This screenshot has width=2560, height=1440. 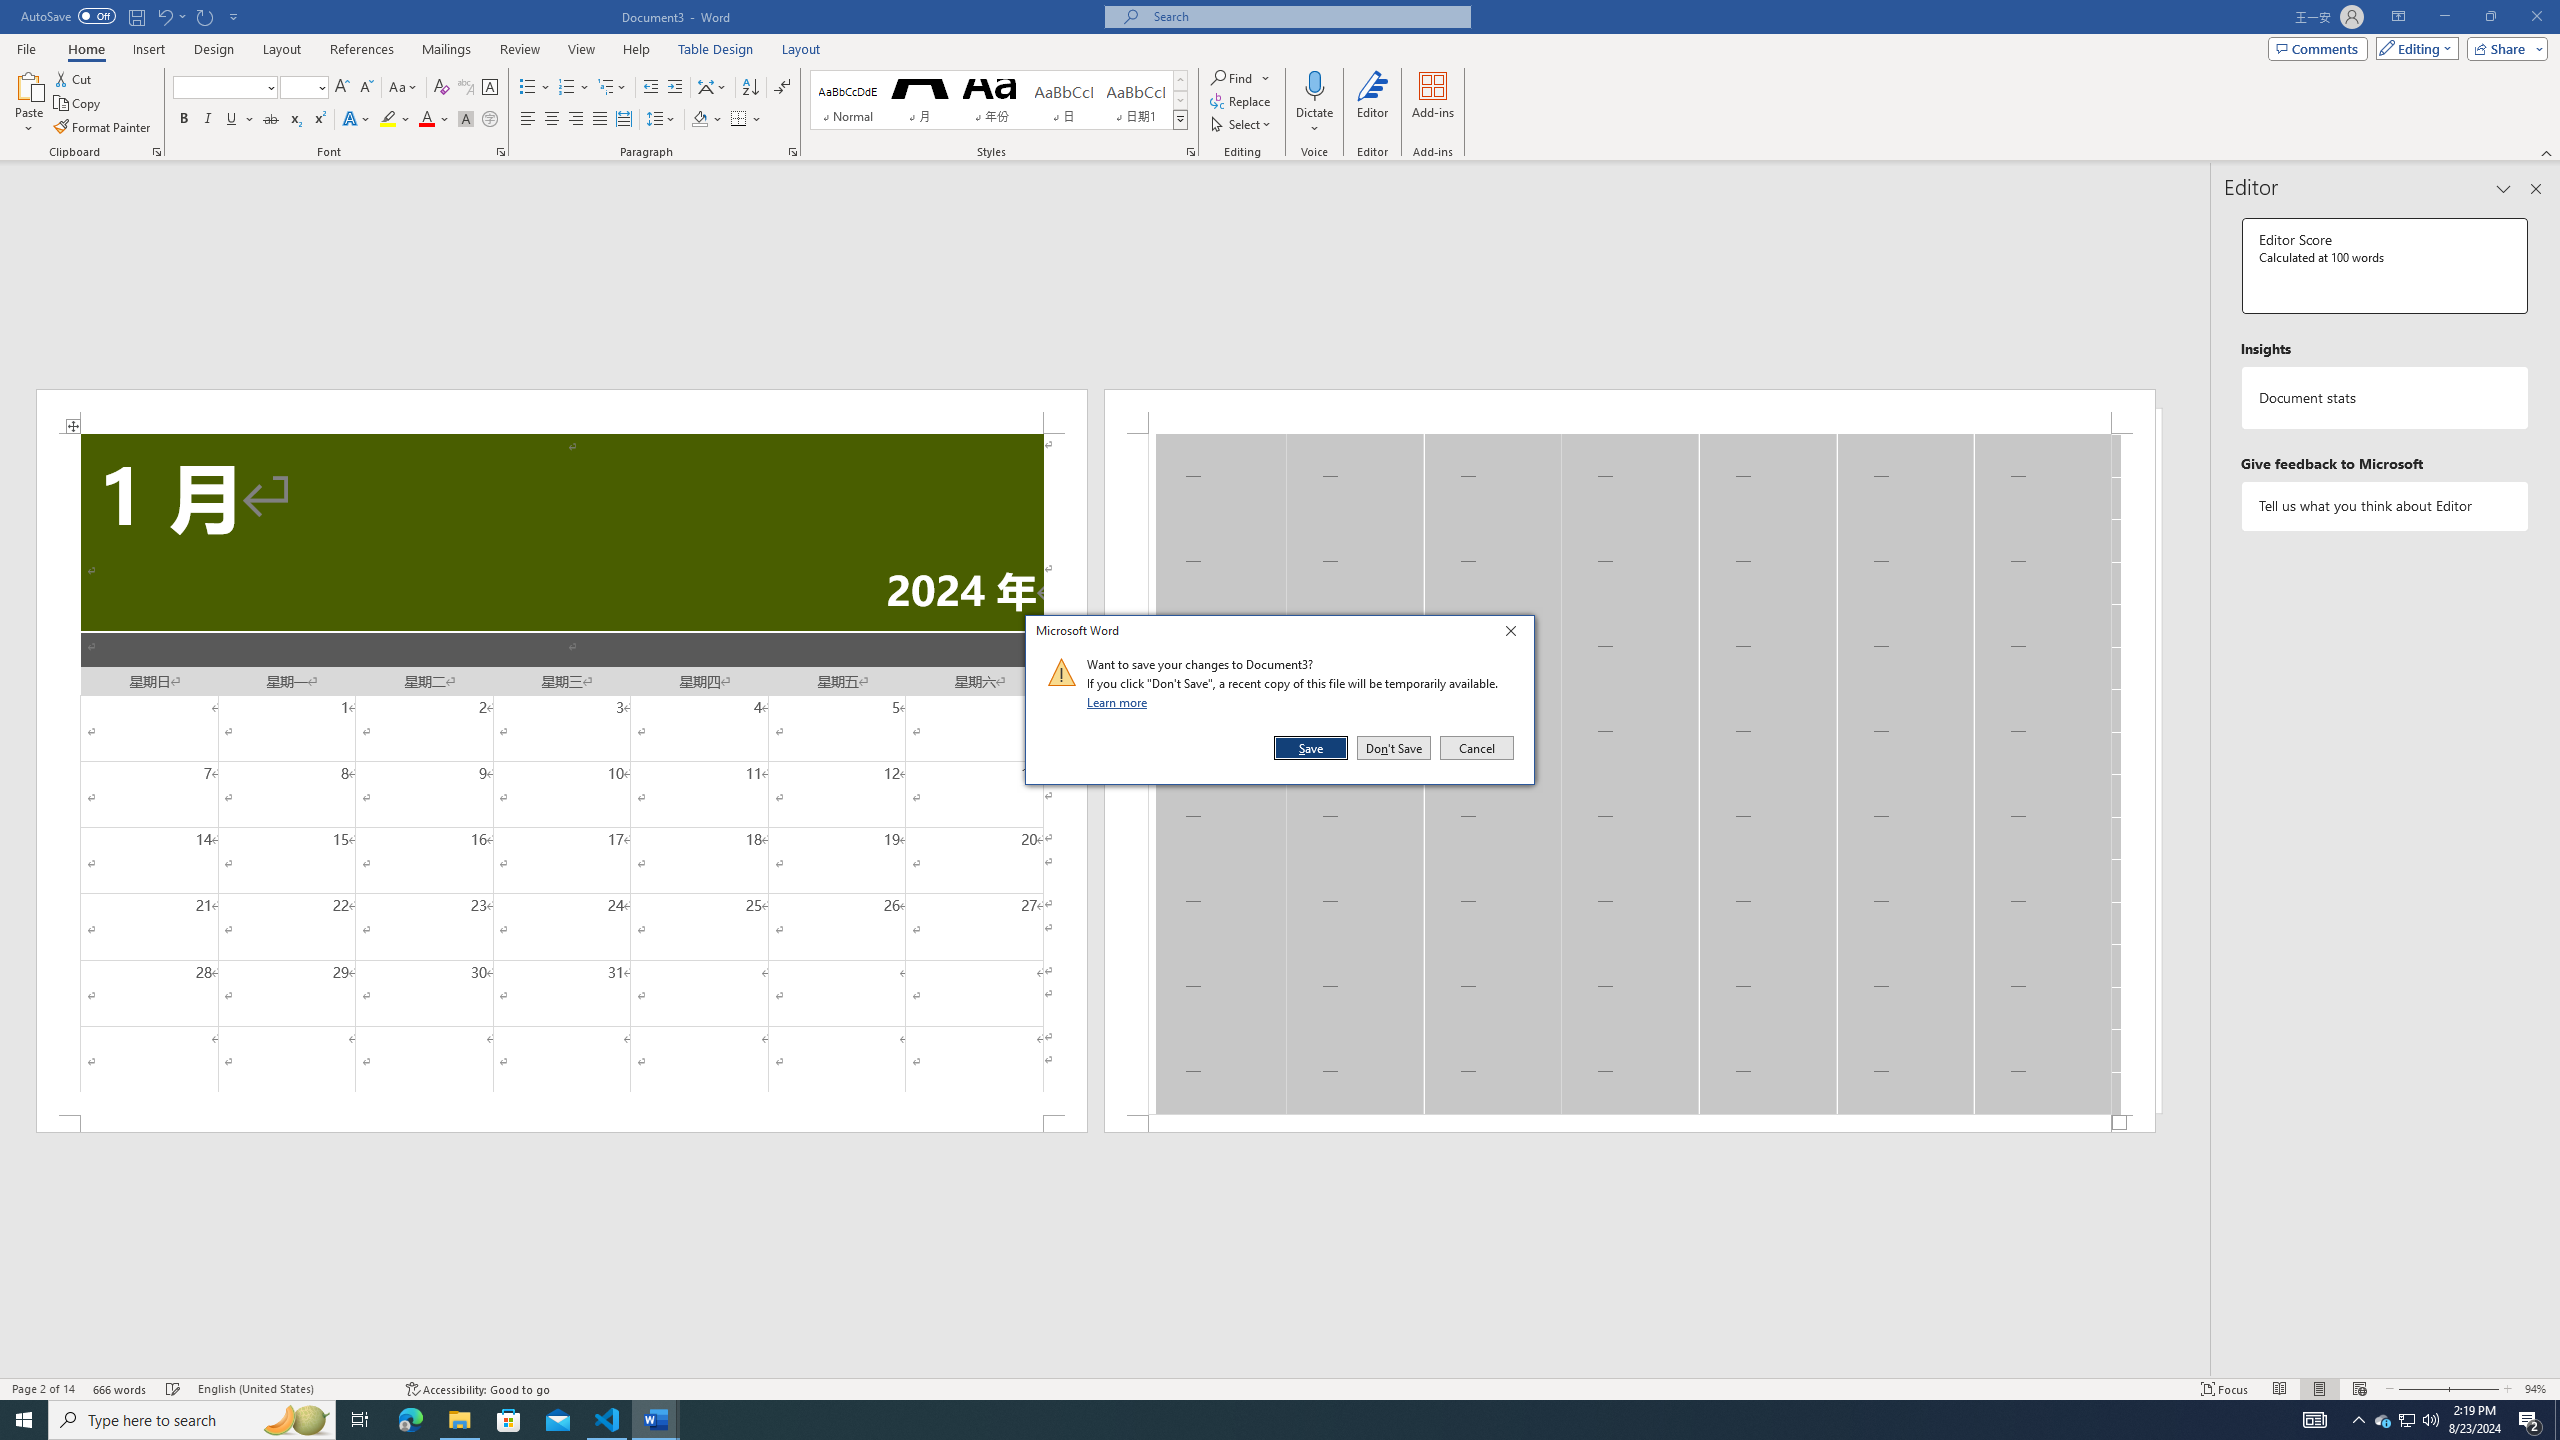 What do you see at coordinates (341, 87) in the screenshot?
I see `'Grow Font'` at bounding box center [341, 87].